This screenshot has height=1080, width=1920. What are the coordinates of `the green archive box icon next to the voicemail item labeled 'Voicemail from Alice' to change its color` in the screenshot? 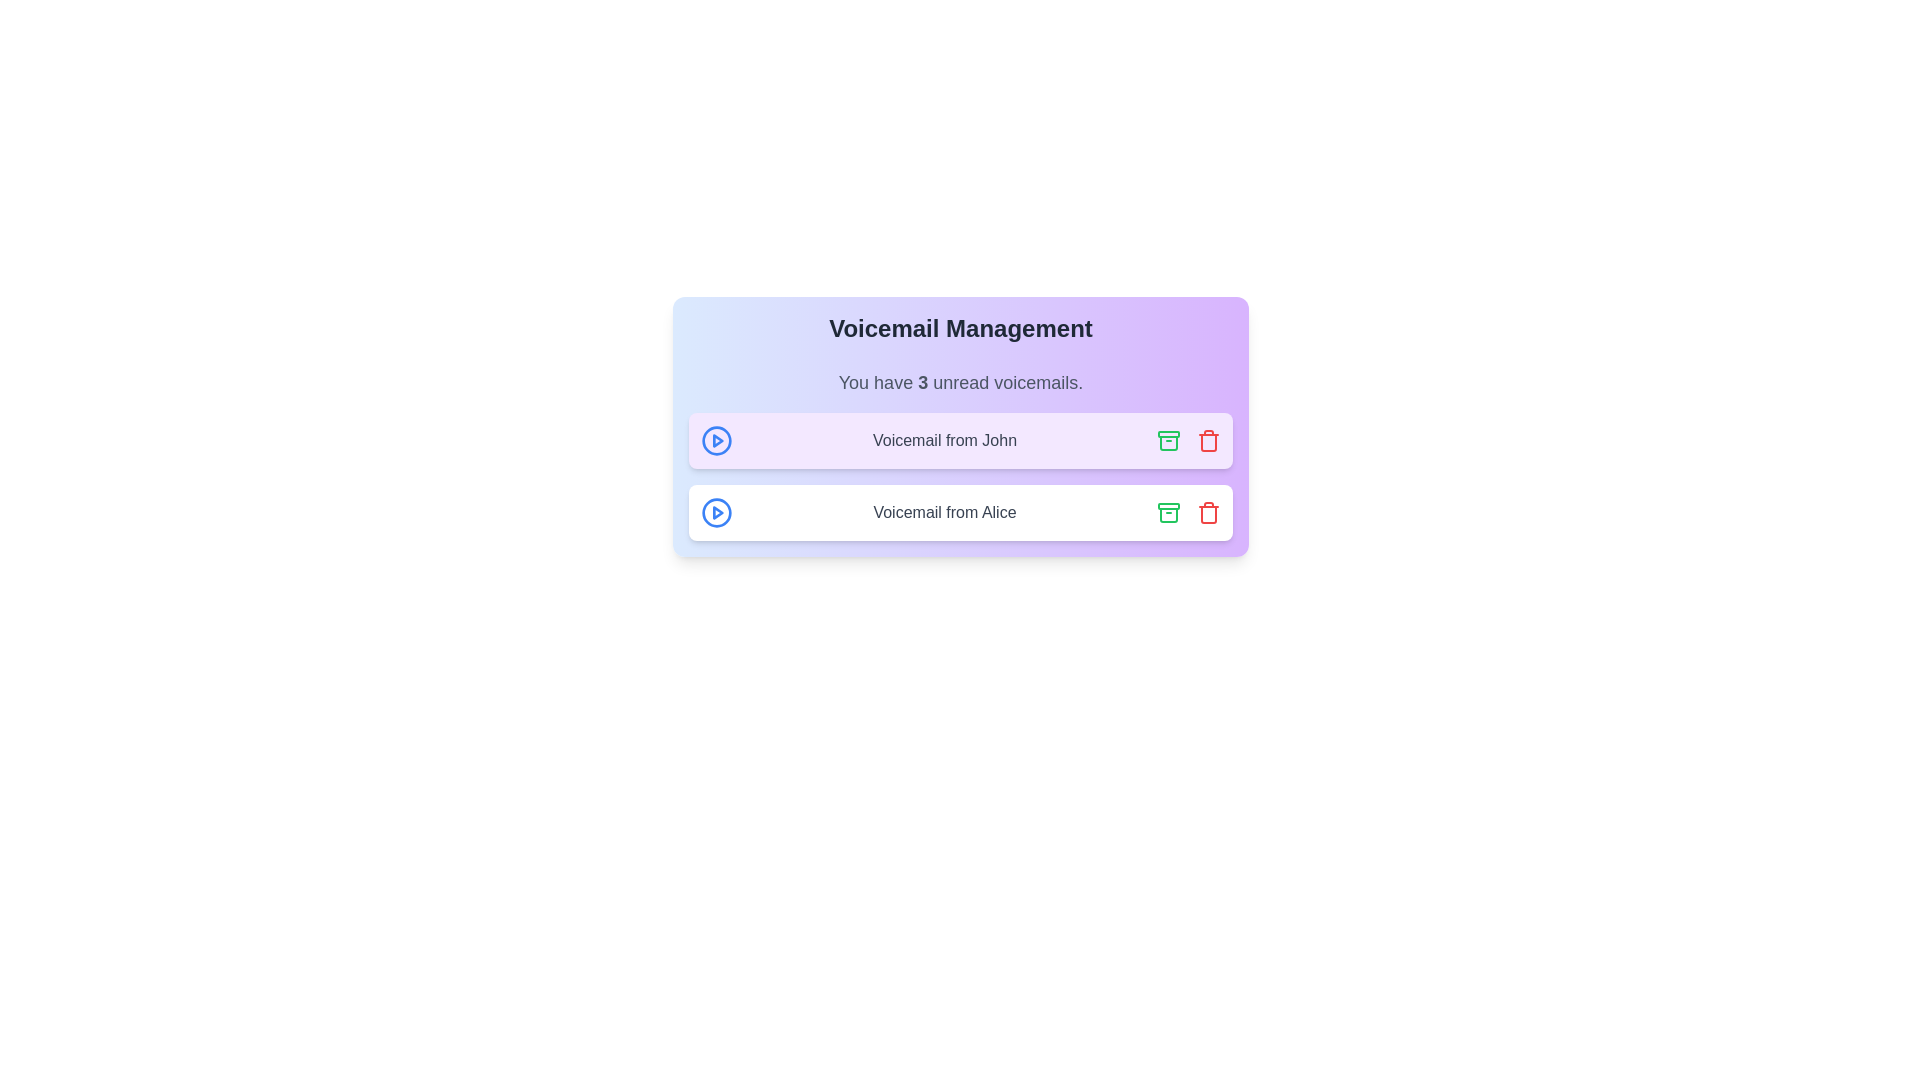 It's located at (1169, 512).